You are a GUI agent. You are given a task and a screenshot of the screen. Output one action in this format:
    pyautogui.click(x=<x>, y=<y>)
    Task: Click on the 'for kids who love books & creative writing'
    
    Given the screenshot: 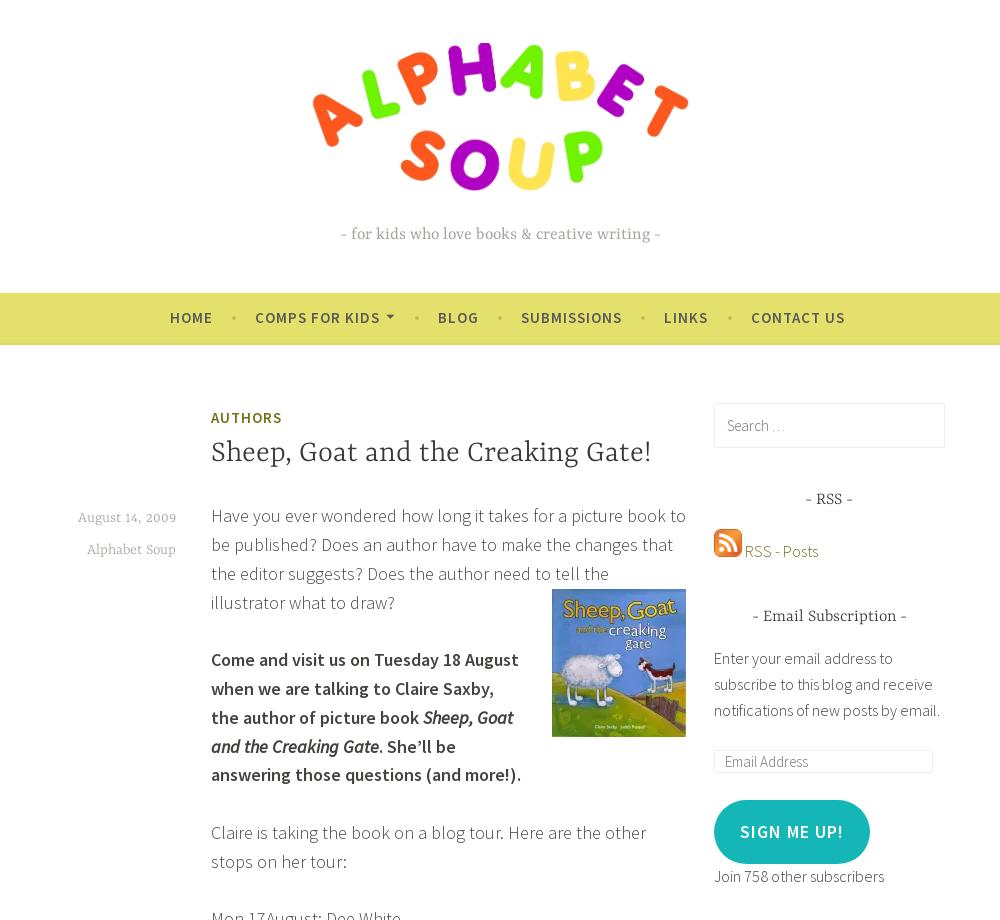 What is the action you would take?
    pyautogui.click(x=498, y=233)
    